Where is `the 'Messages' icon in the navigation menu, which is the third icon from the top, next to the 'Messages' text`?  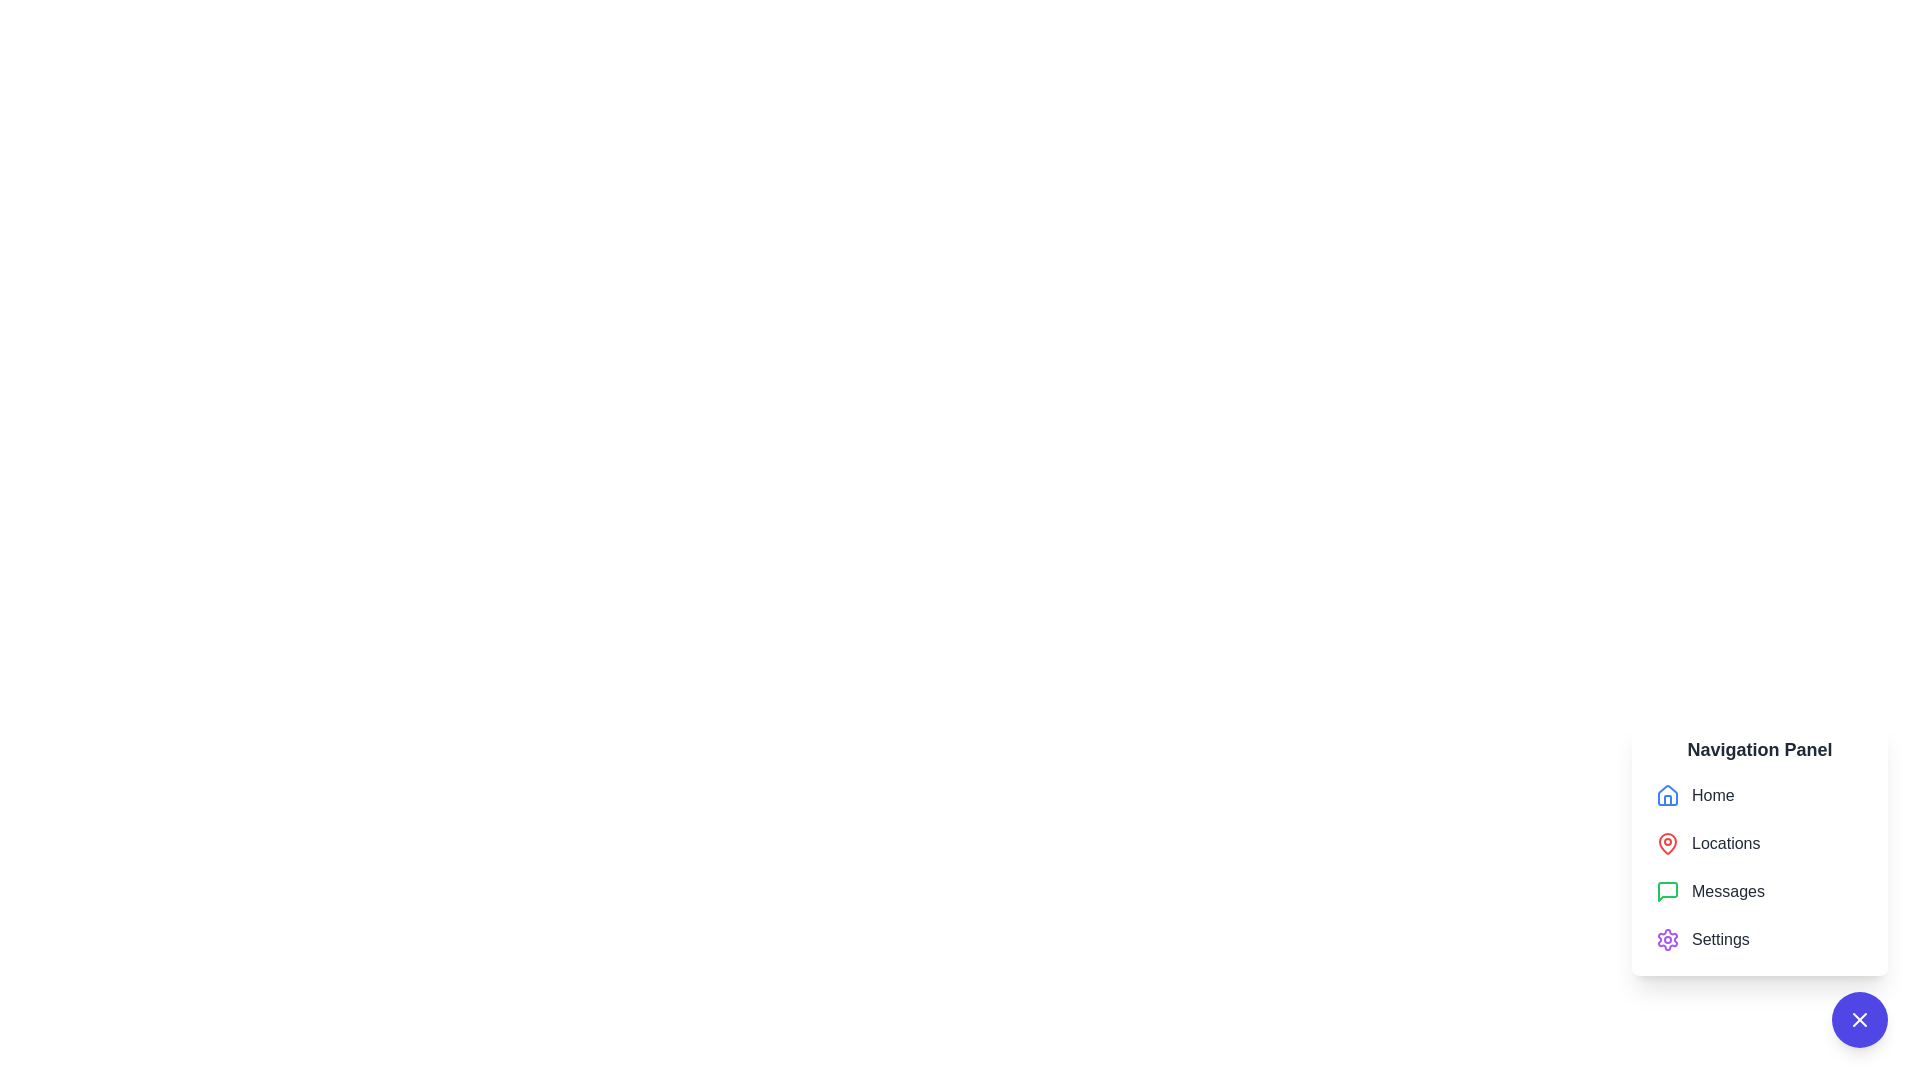
the 'Messages' icon in the navigation menu, which is the third icon from the top, next to the 'Messages' text is located at coordinates (1668, 890).